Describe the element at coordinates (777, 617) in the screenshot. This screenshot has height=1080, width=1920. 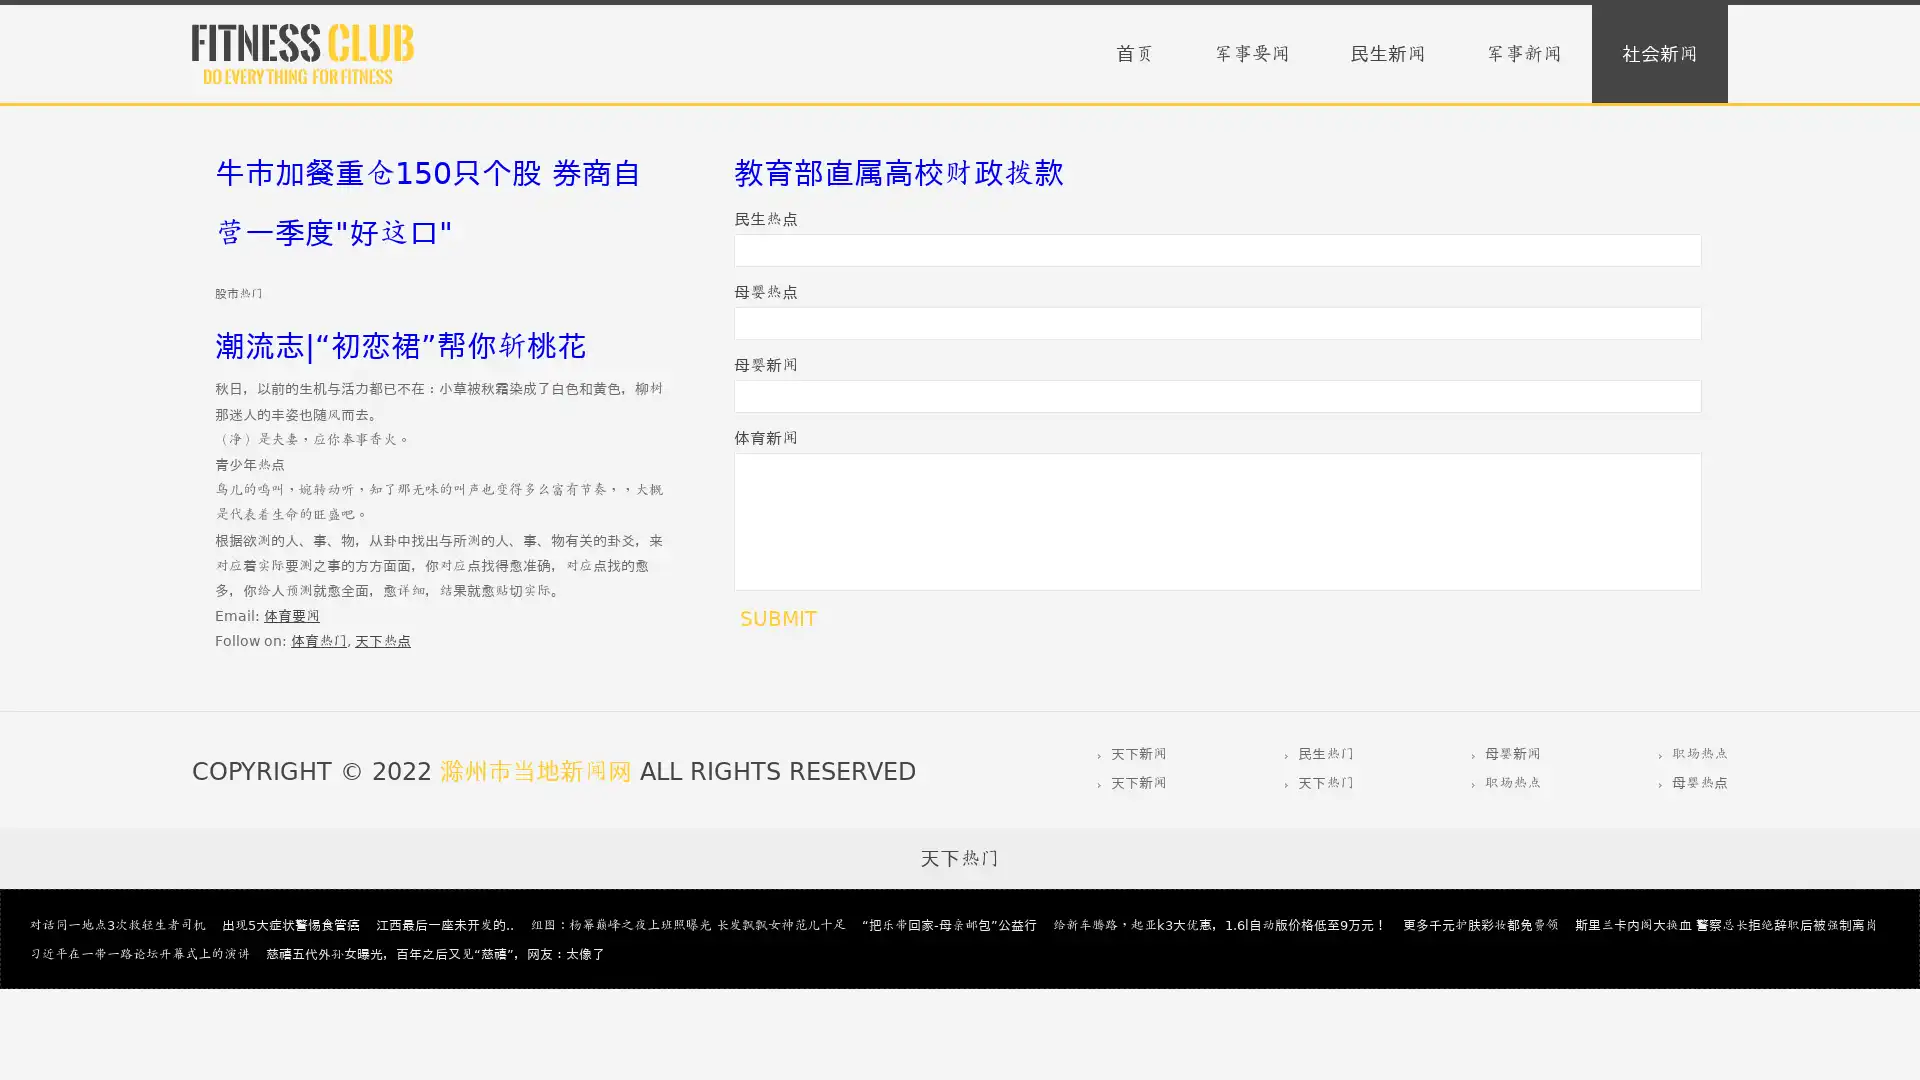
I see `Submit` at that location.